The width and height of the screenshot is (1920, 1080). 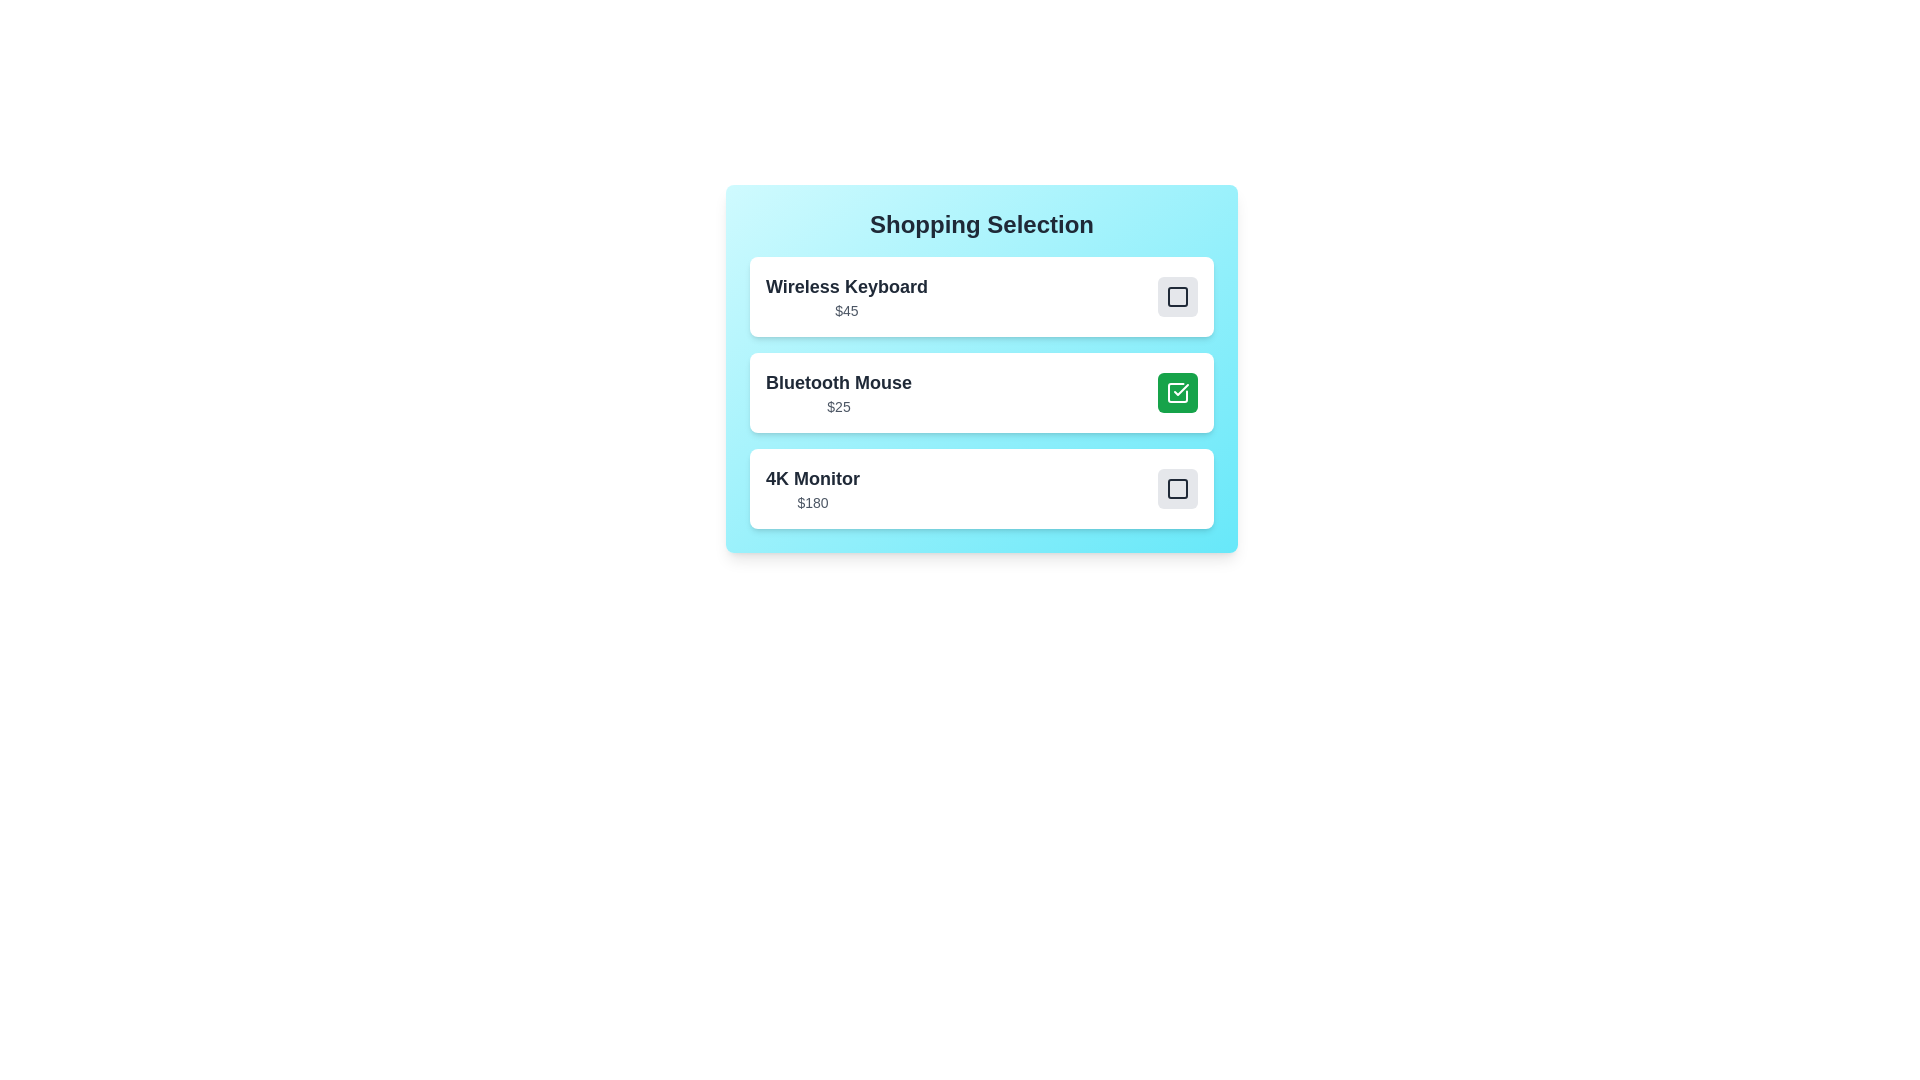 What do you see at coordinates (839, 406) in the screenshot?
I see `price displayed for the Bluetooth Mouse item, located directly below the 'Bluetooth Mouse' text and to the left of a green checkbox` at bounding box center [839, 406].